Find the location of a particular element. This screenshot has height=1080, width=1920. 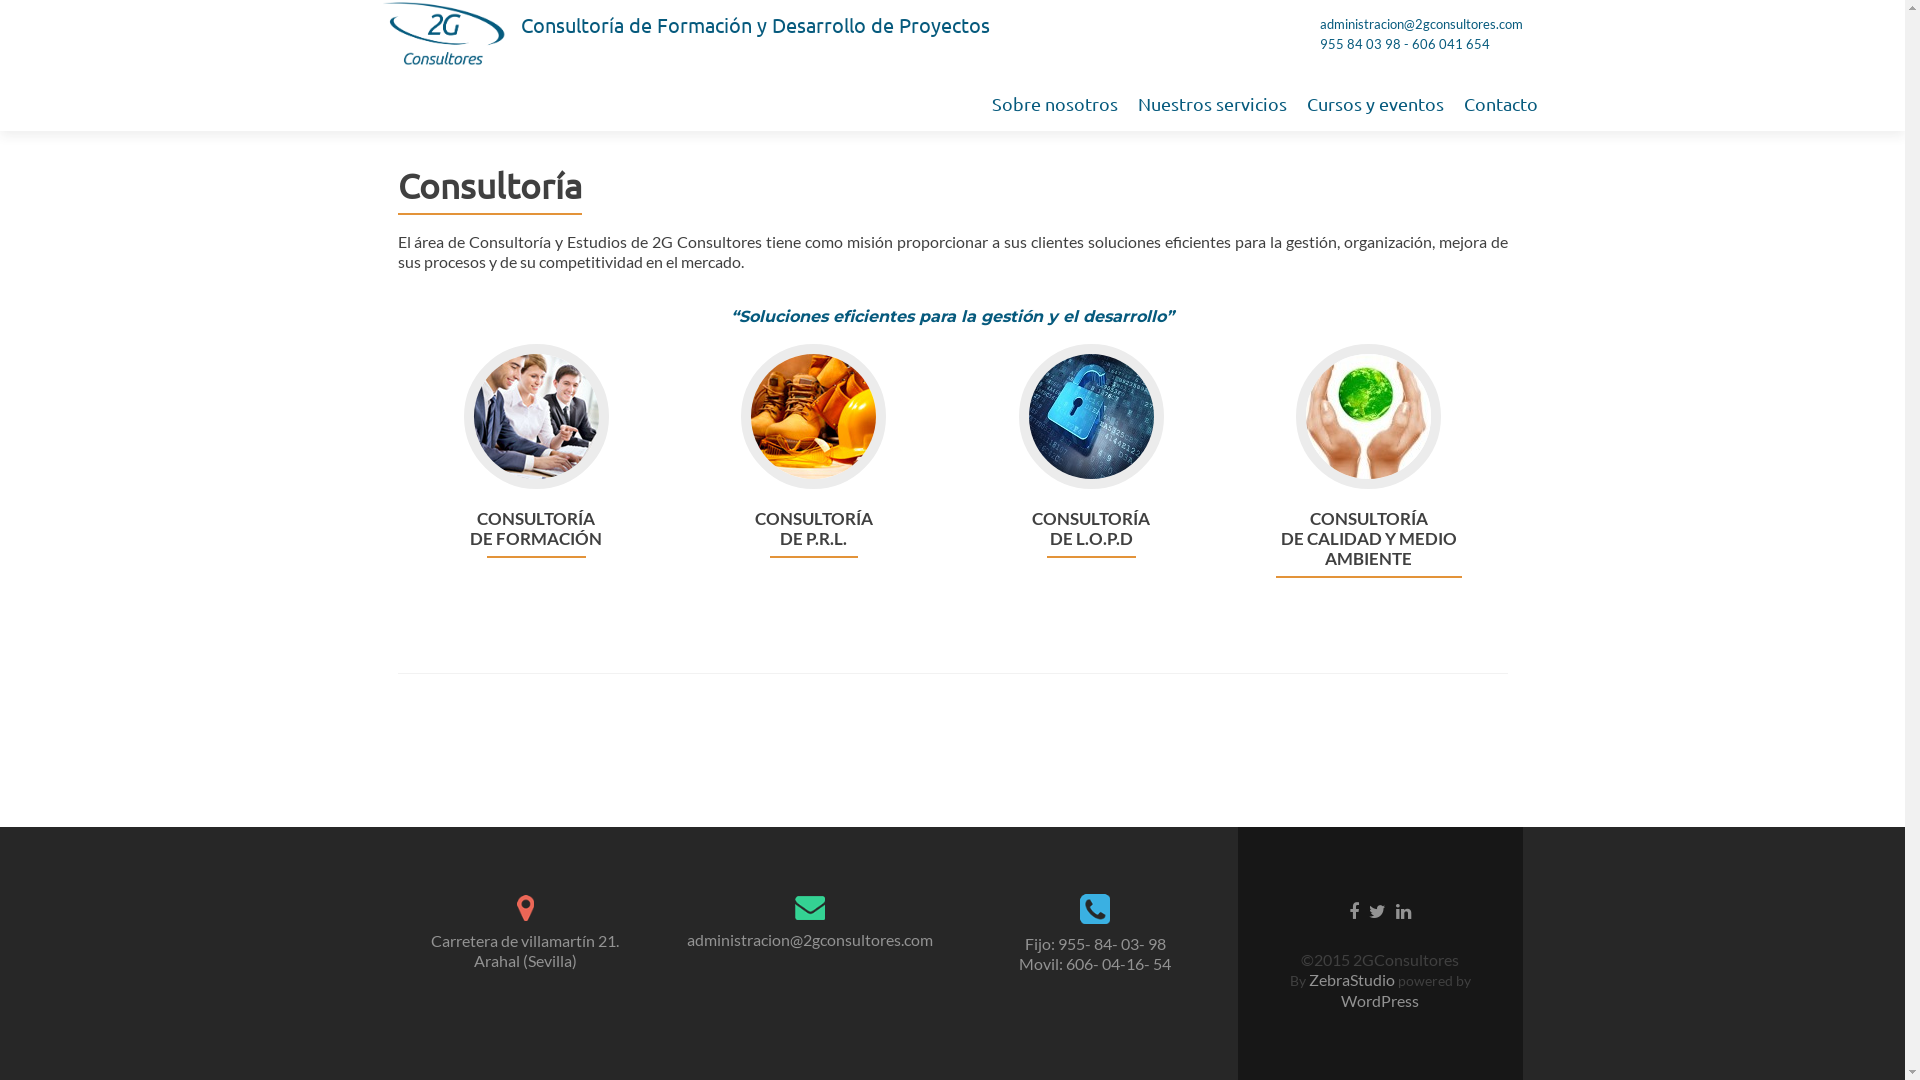

'Cursos y eventos' is located at coordinates (1373, 103).